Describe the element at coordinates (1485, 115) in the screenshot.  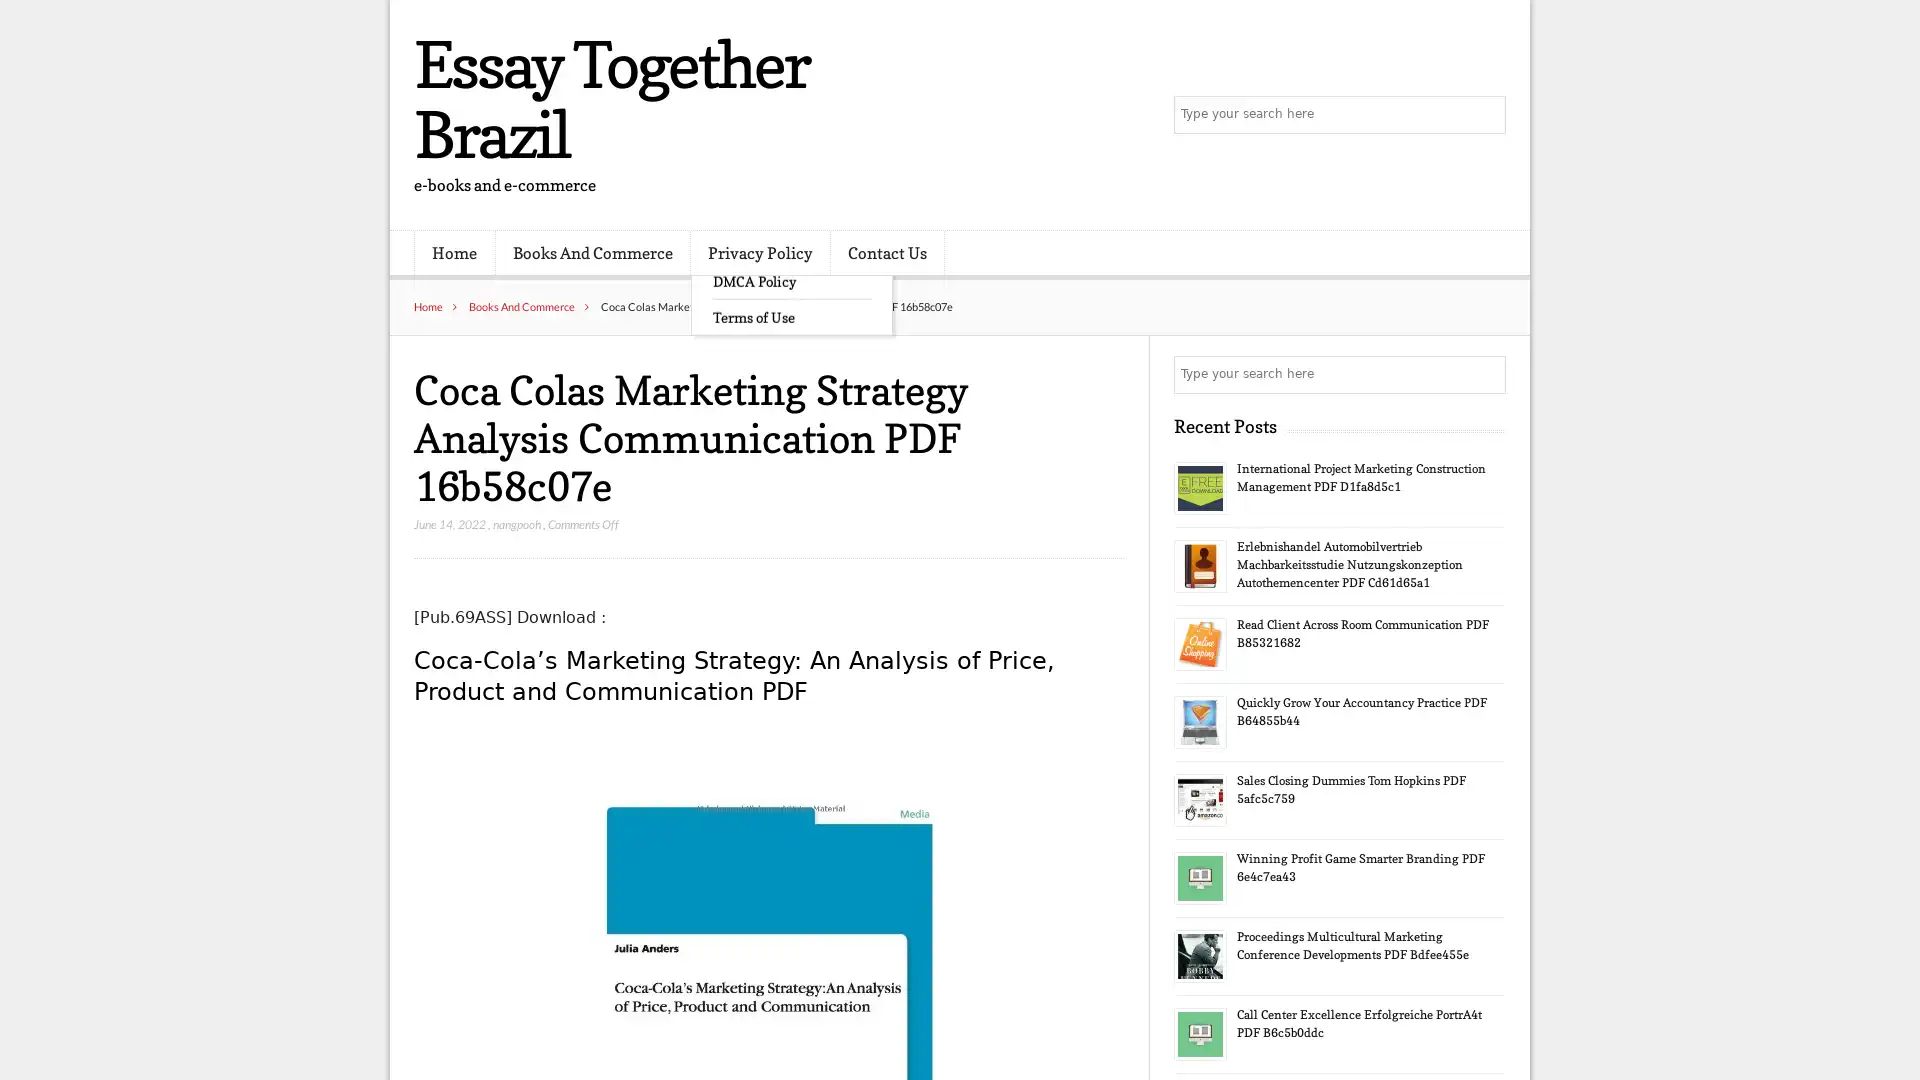
I see `Search` at that location.